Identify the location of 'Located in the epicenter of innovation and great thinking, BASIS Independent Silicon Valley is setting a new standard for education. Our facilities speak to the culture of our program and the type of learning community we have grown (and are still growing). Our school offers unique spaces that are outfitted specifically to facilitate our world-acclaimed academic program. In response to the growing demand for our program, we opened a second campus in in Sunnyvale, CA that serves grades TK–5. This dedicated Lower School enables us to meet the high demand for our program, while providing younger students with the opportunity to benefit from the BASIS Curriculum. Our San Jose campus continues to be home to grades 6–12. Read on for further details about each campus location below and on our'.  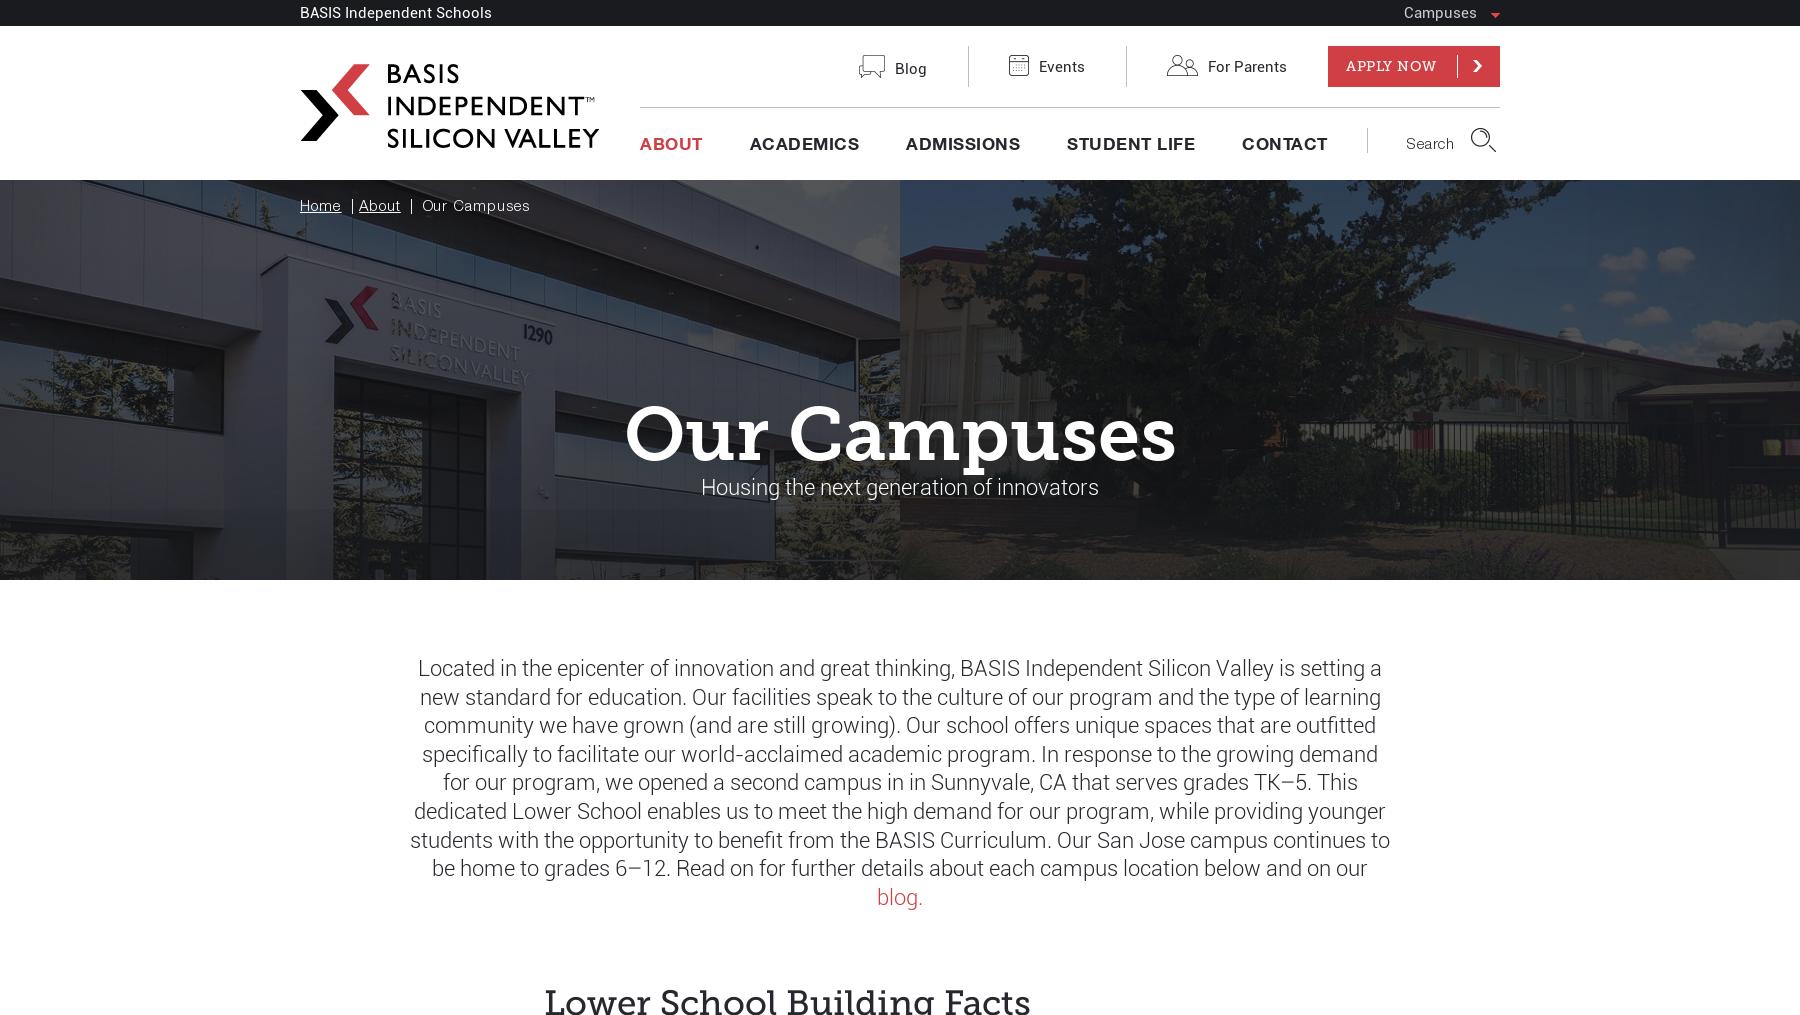
(900, 767).